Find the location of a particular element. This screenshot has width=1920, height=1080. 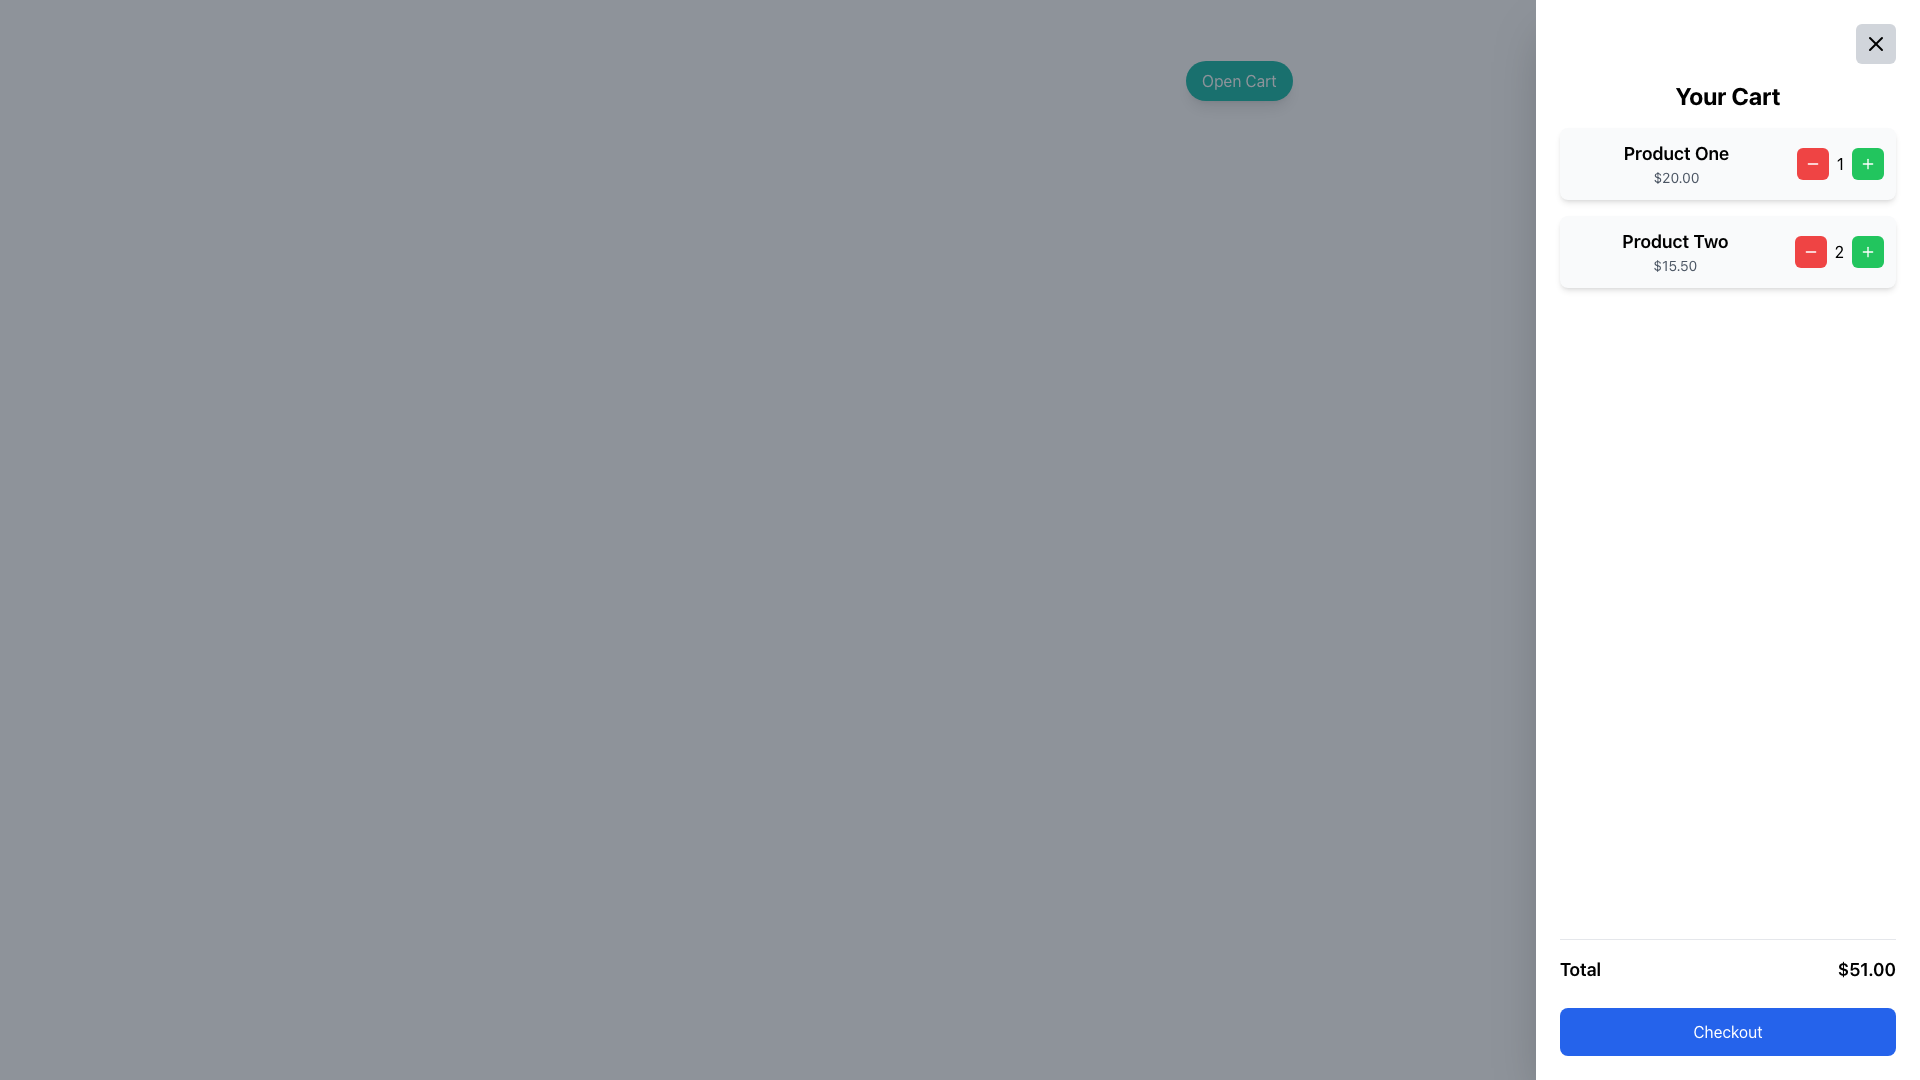

the rectangular button with a rounded border containing an 'X' icon in the top right corner of the cart sidebar is located at coordinates (1875, 43).